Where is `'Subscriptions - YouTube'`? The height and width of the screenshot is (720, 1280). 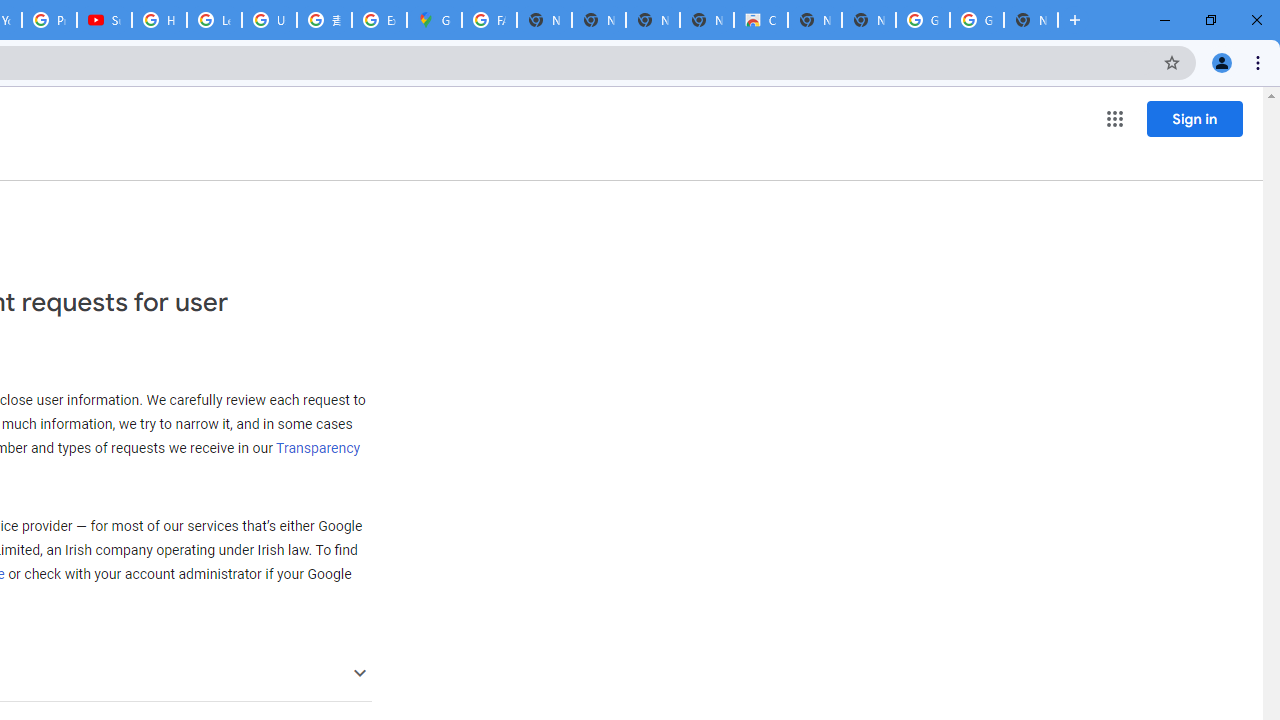 'Subscriptions - YouTube' is located at coordinates (103, 20).